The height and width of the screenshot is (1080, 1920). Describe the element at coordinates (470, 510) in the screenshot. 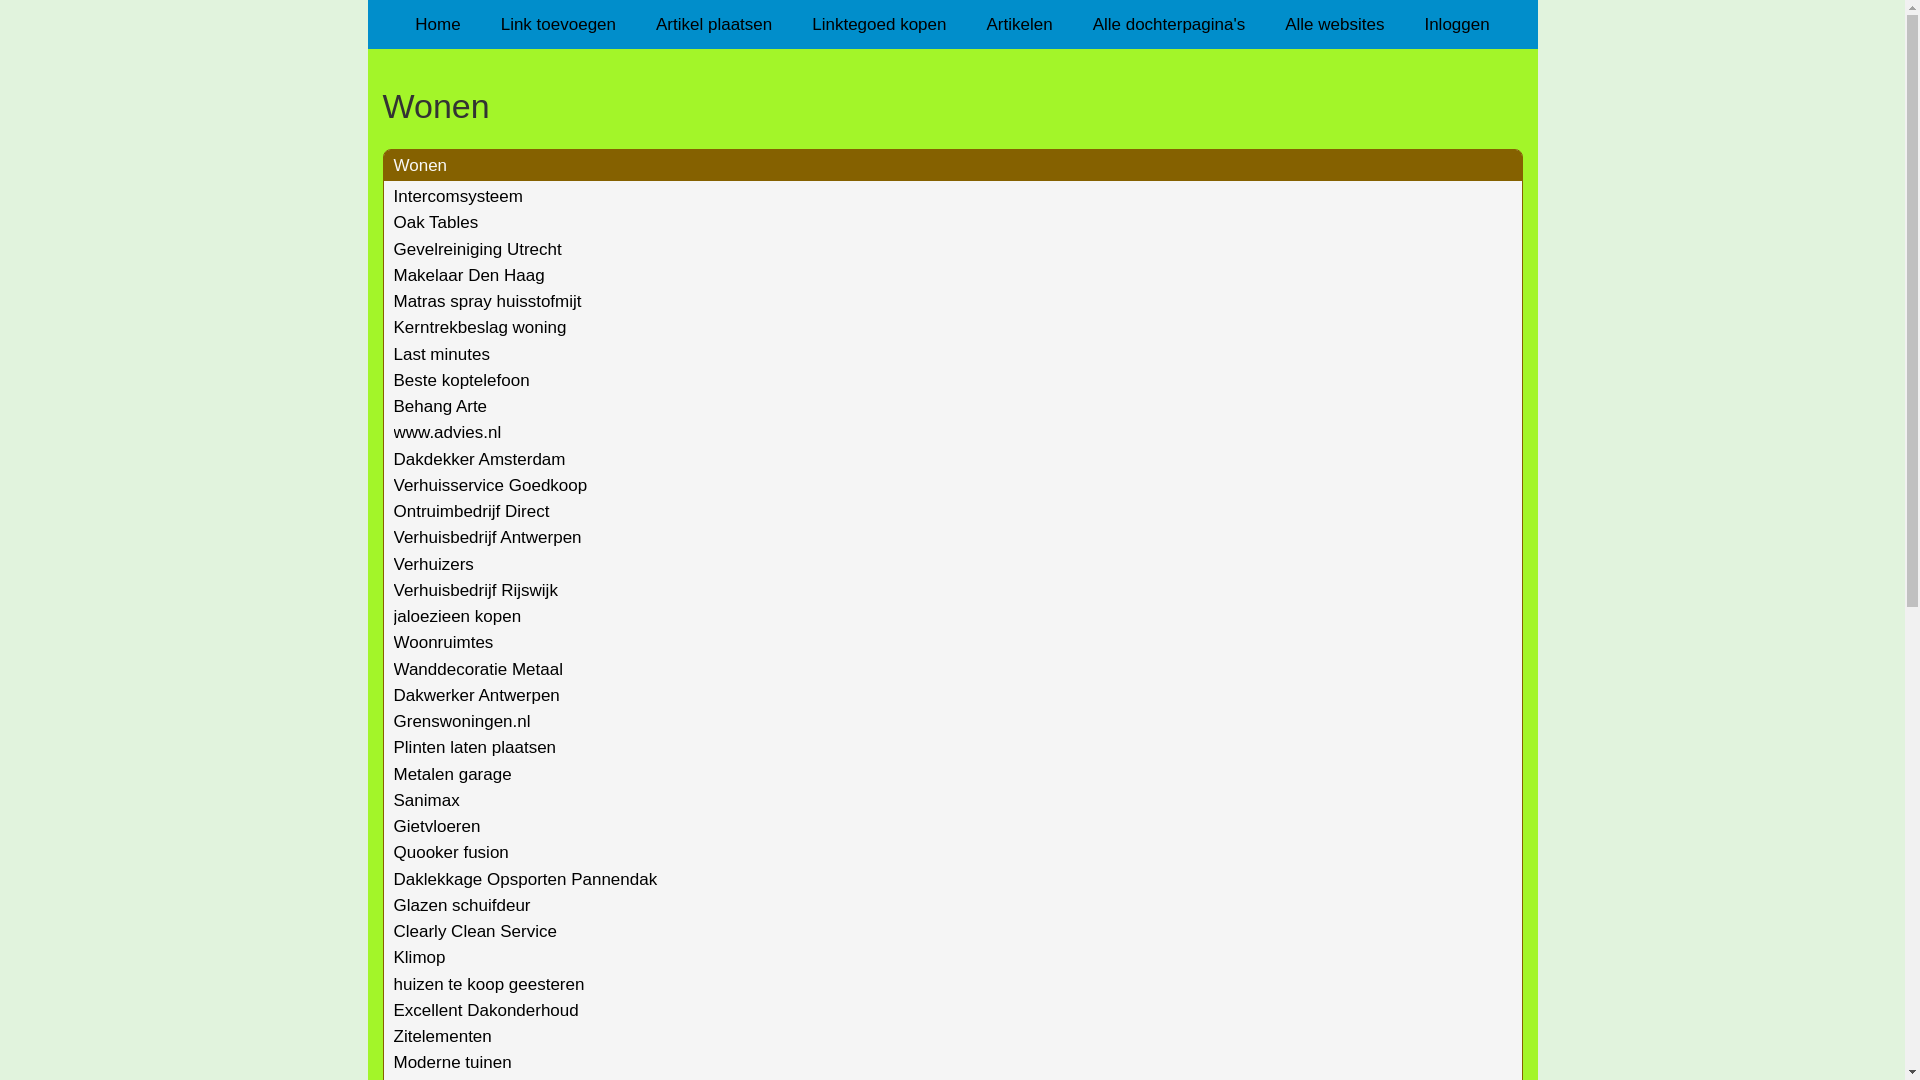

I see `'Ontruimbedrijf Direct'` at that location.